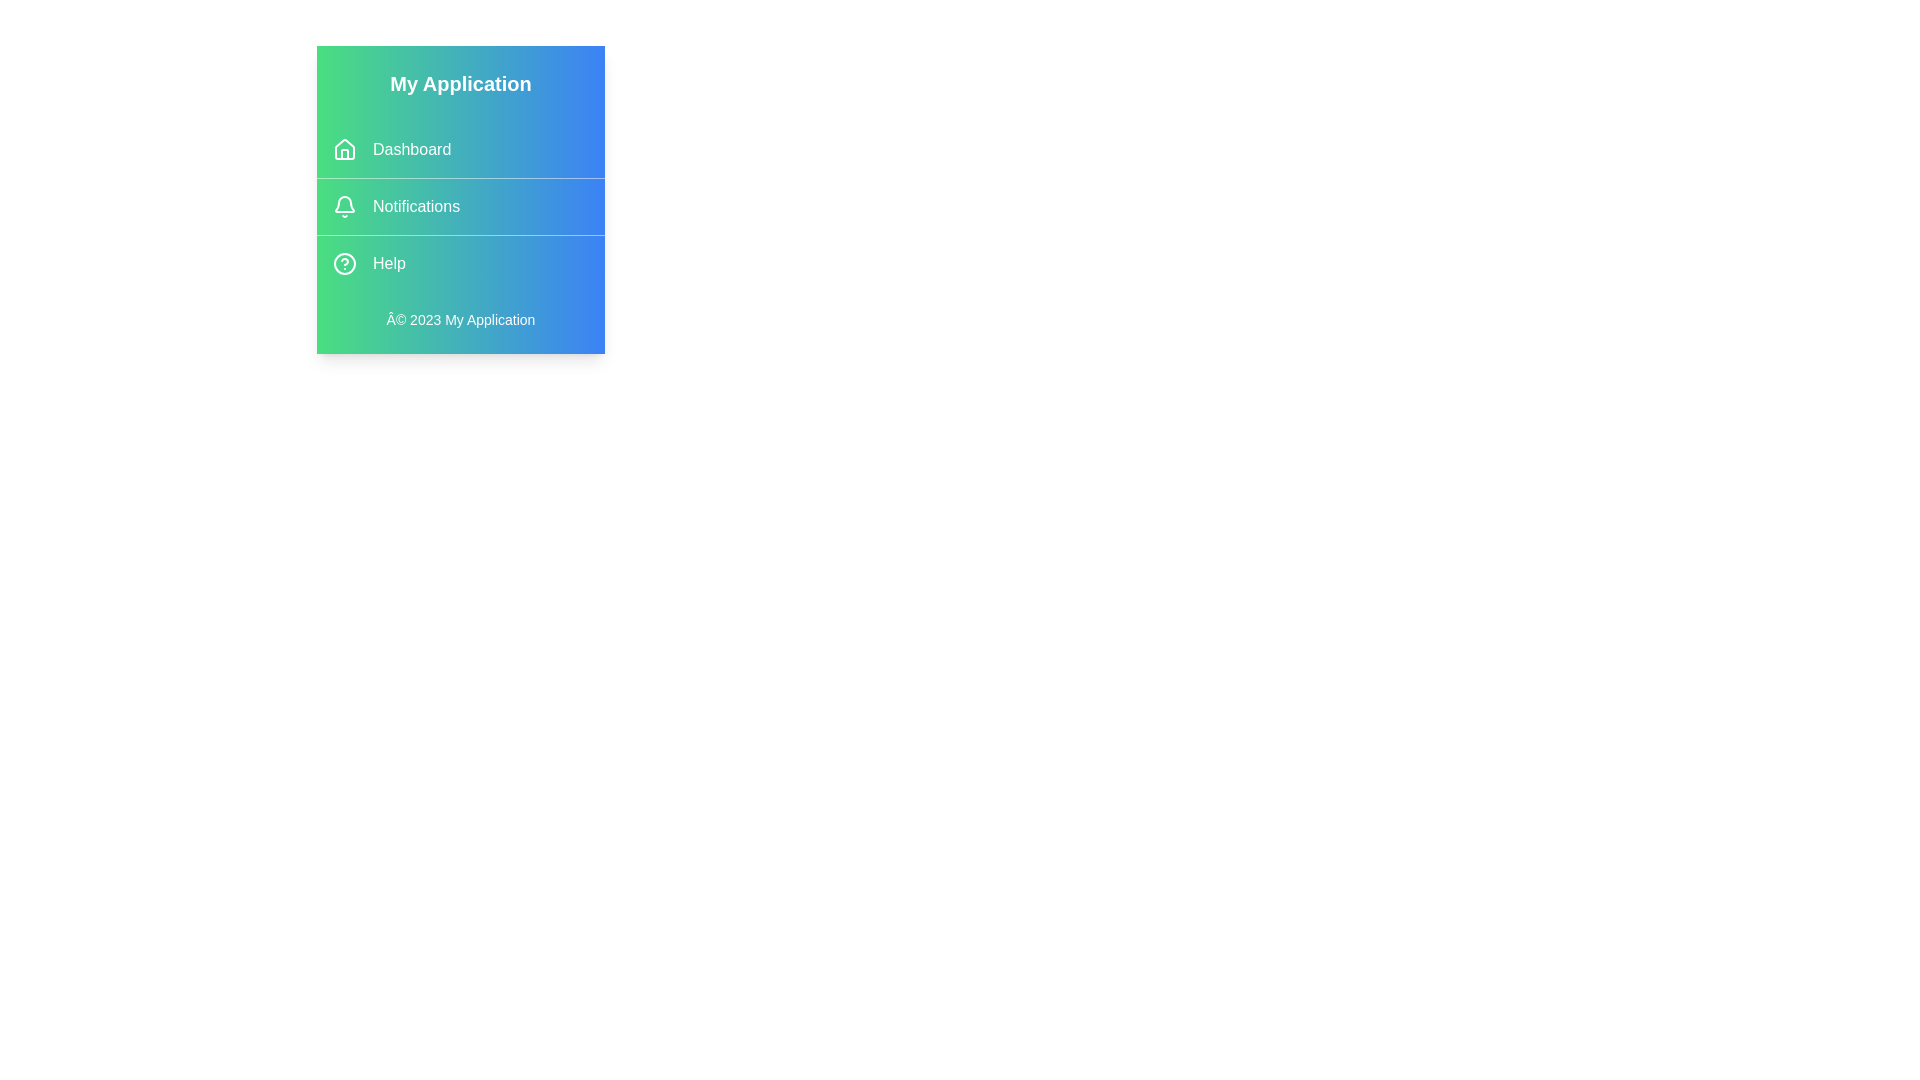 The image size is (1920, 1080). I want to click on the menu item labeled Help, so click(459, 262).